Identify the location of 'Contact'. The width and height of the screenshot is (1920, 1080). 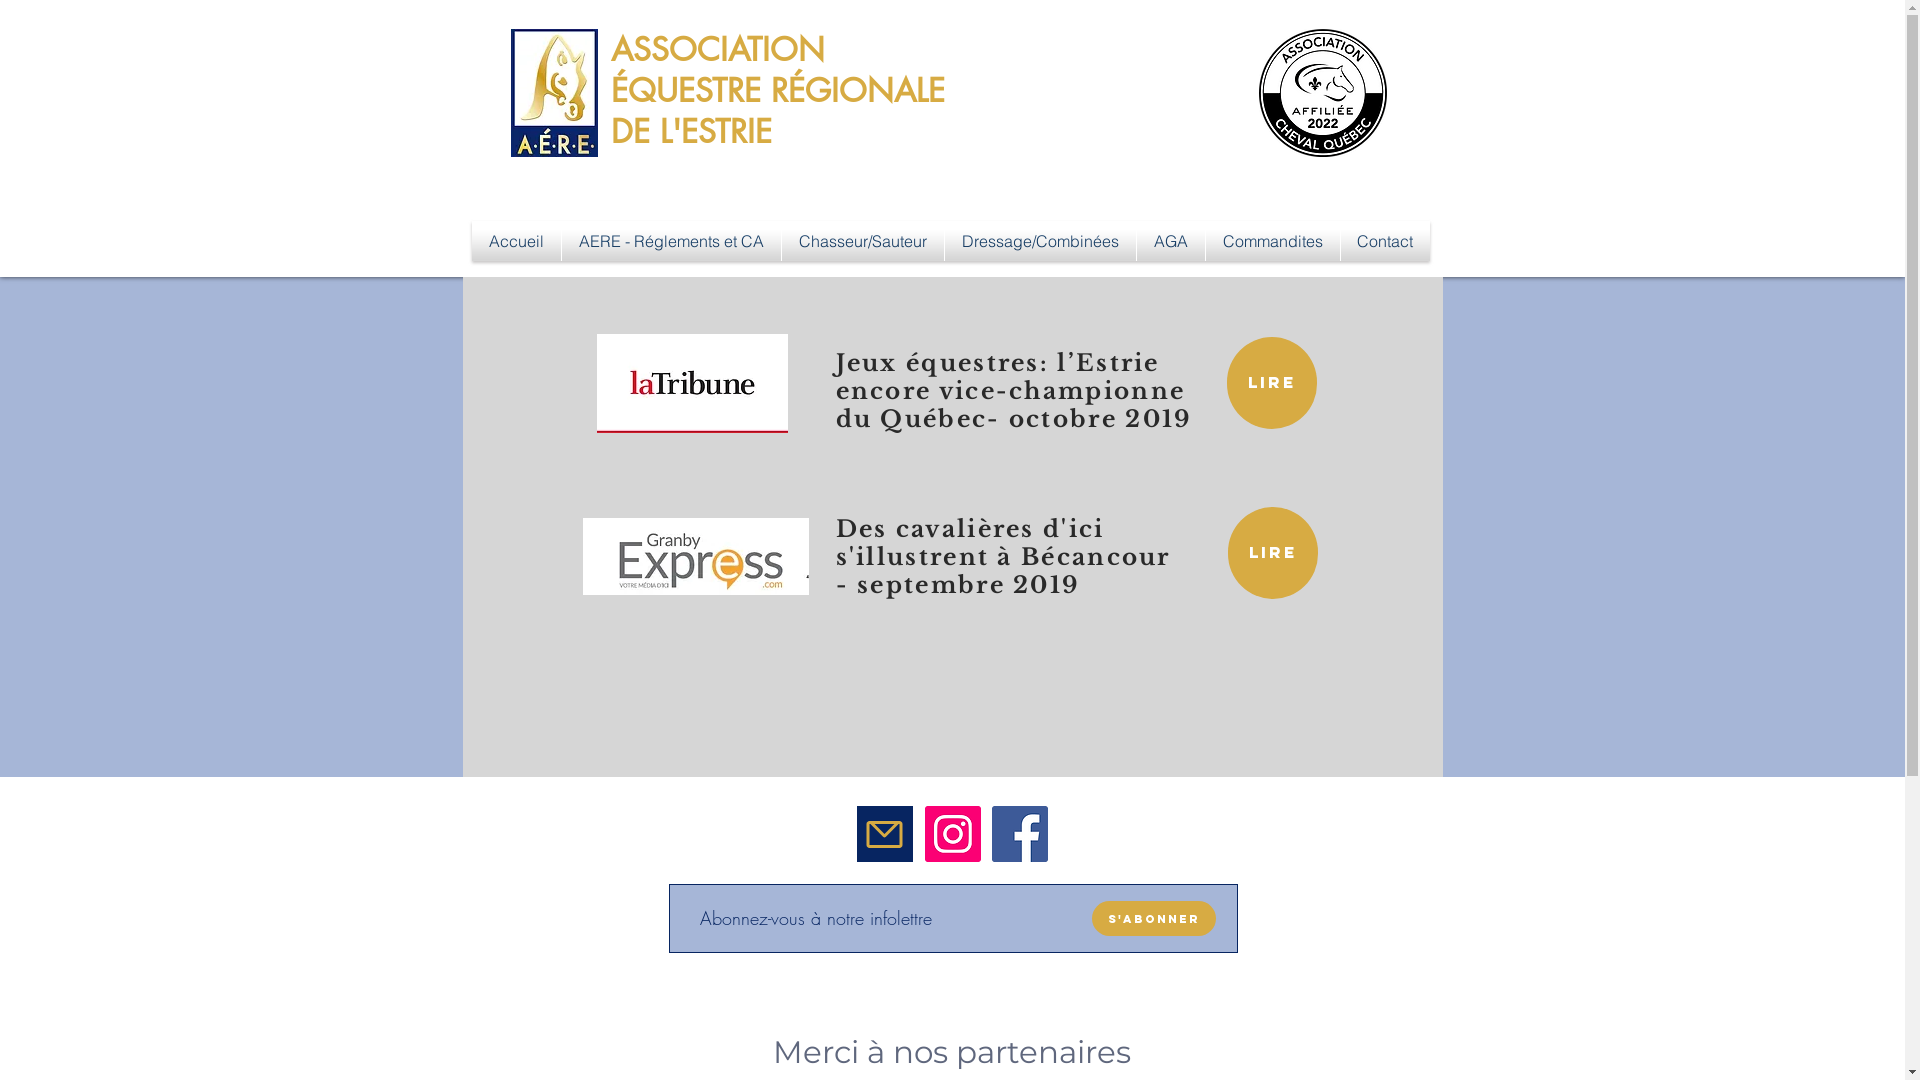
(1383, 239).